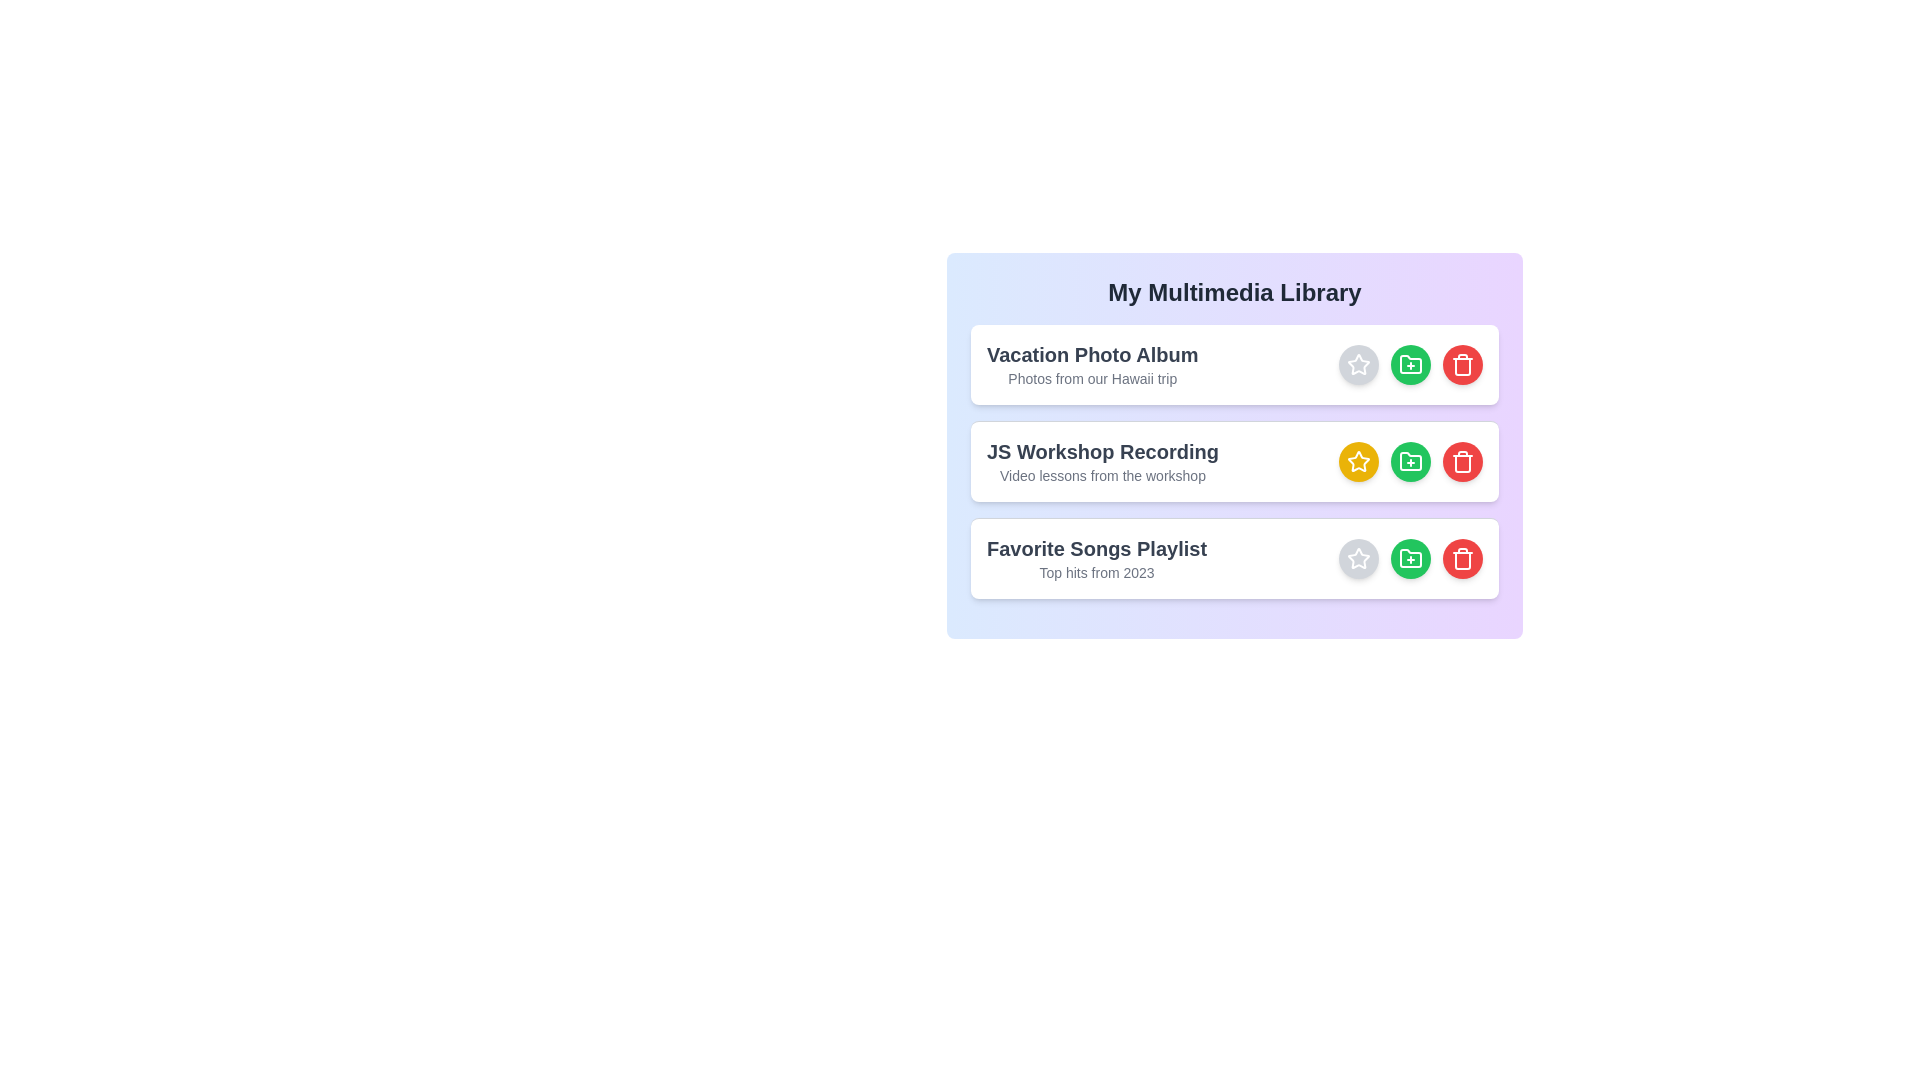 The width and height of the screenshot is (1920, 1080). What do you see at coordinates (1358, 559) in the screenshot?
I see `the star icon button, which is styled with a thin outline and rounded edges, located on the right side of the 'Favorite Songs Playlist' list item under 'My Multimedia Library'` at bounding box center [1358, 559].